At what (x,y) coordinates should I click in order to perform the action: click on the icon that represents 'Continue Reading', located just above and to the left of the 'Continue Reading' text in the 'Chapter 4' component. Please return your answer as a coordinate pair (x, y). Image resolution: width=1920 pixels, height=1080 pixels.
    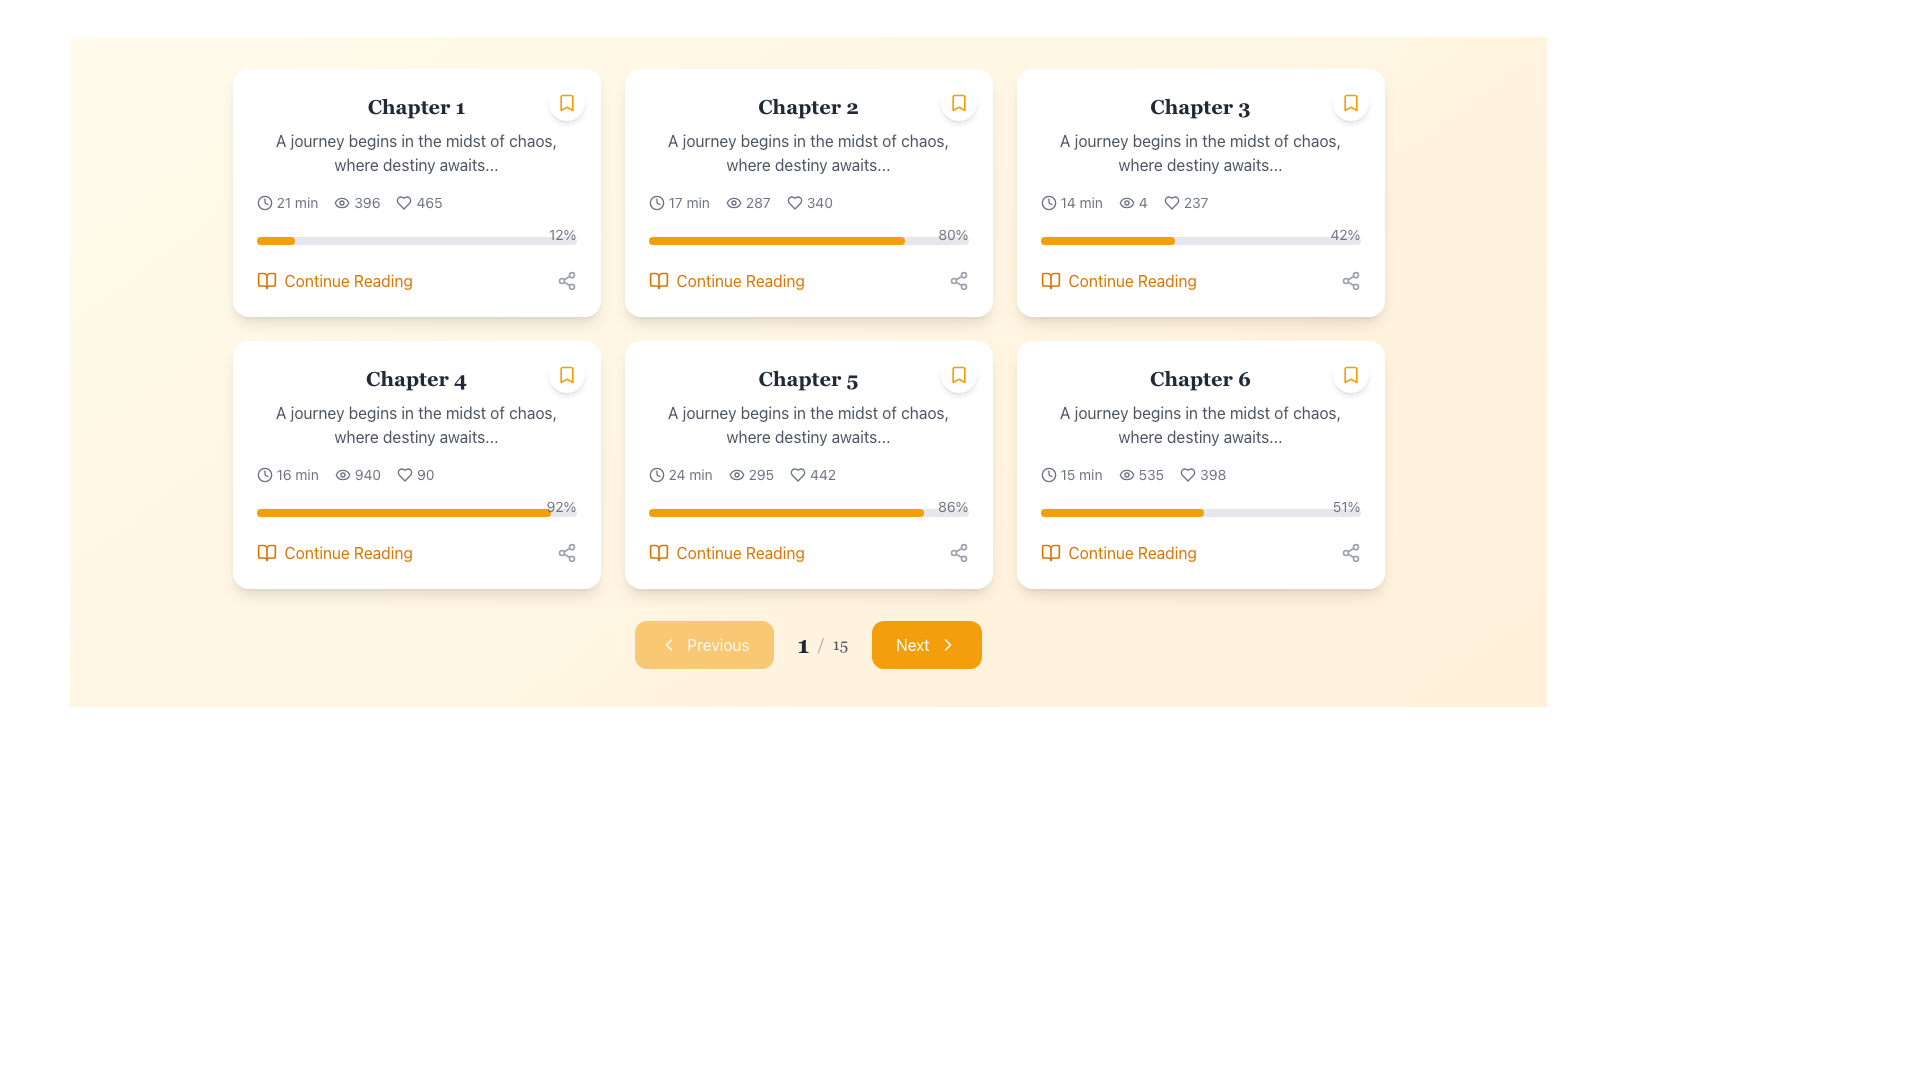
    Looking at the image, I should click on (265, 552).